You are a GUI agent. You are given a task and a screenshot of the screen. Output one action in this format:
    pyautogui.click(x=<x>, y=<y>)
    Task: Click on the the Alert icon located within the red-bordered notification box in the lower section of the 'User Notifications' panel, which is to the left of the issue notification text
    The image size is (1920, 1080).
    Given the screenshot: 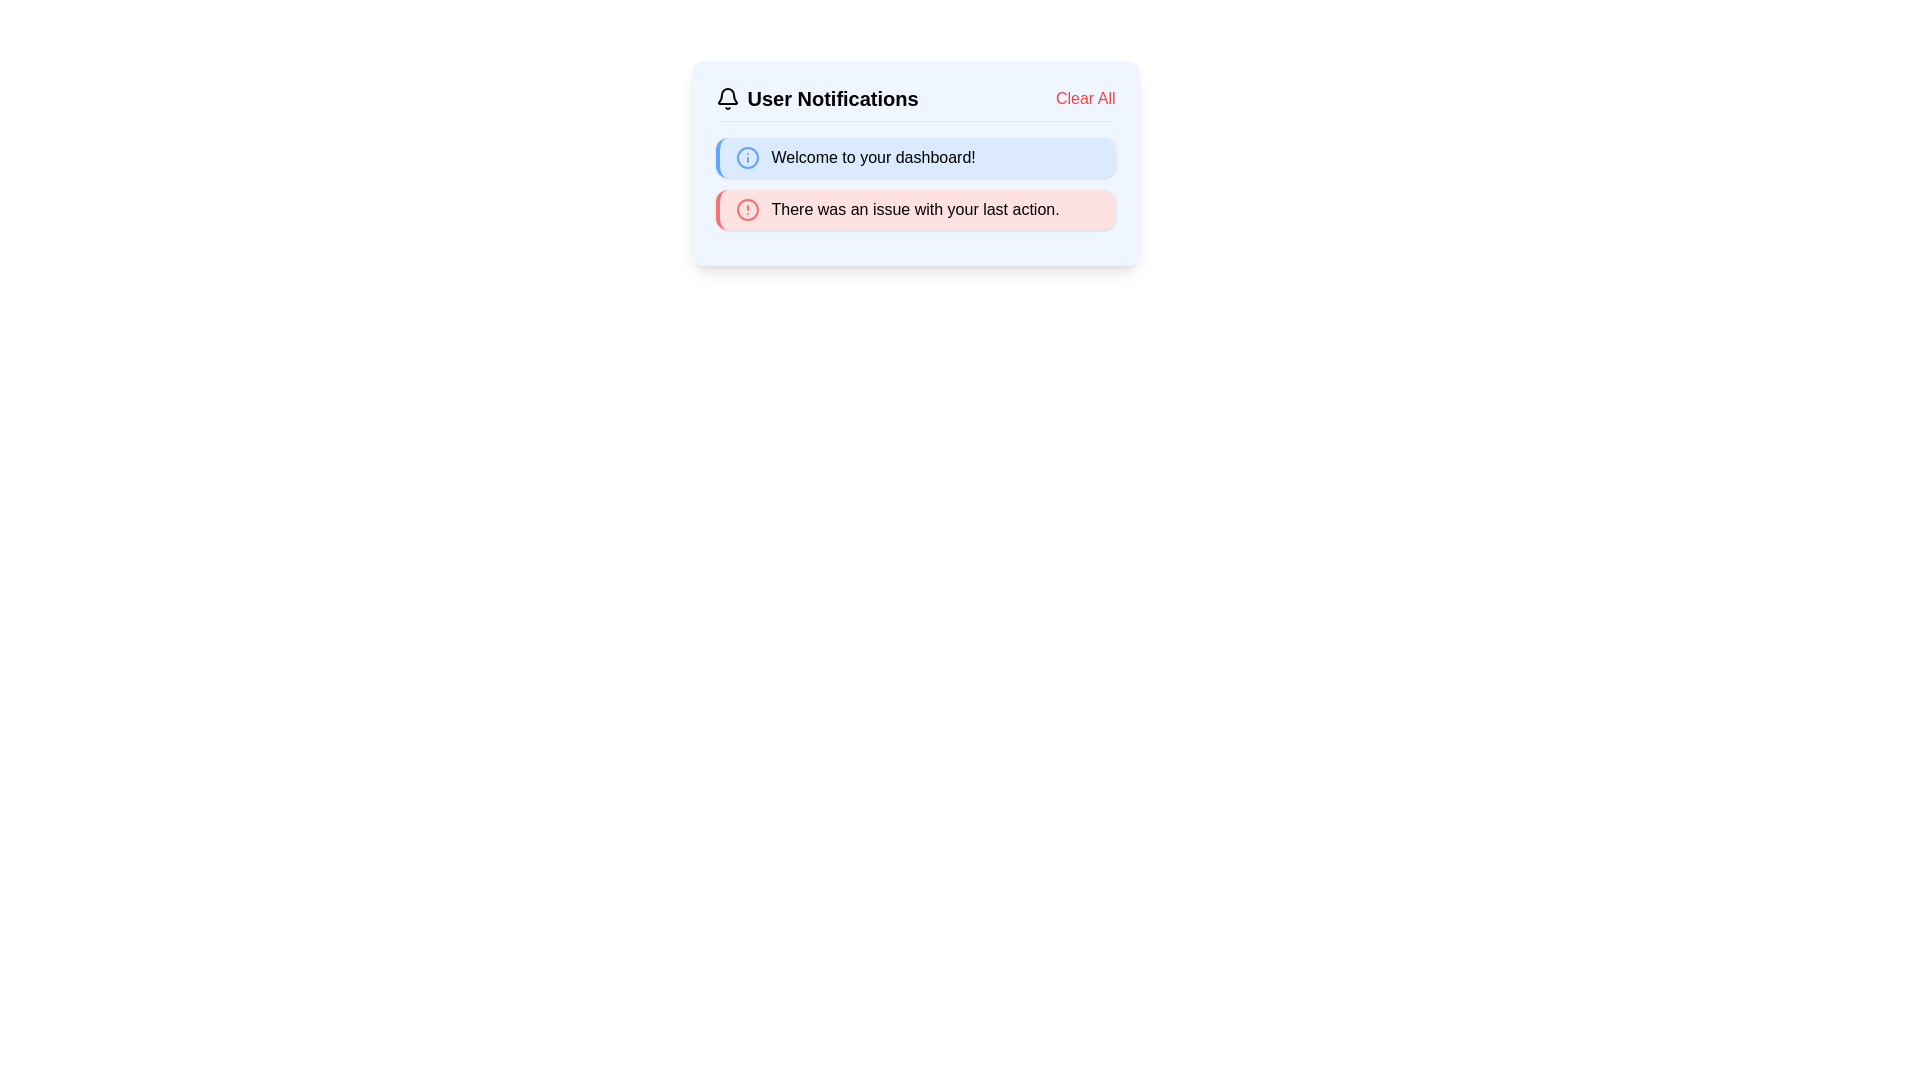 What is the action you would take?
    pyautogui.click(x=746, y=209)
    